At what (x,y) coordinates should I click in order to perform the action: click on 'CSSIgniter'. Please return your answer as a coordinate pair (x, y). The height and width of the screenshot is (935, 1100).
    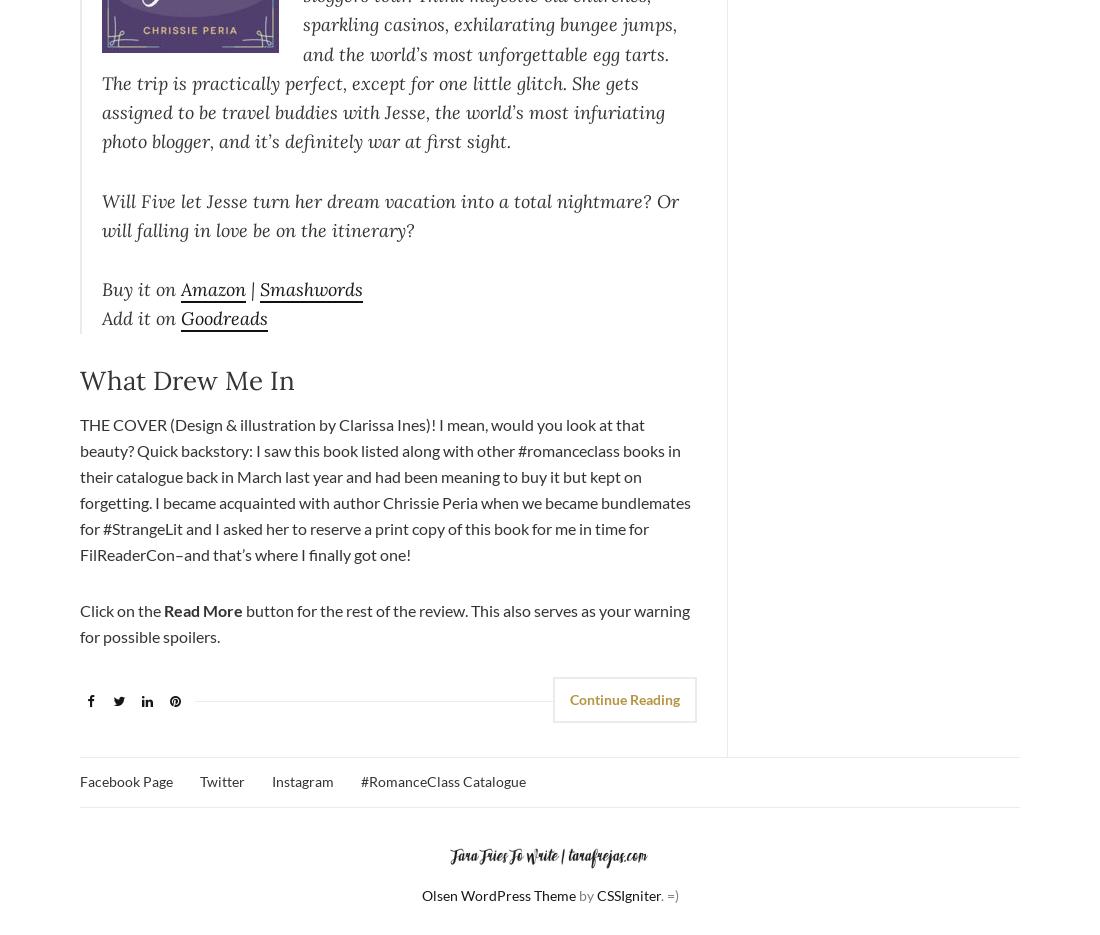
    Looking at the image, I should click on (627, 894).